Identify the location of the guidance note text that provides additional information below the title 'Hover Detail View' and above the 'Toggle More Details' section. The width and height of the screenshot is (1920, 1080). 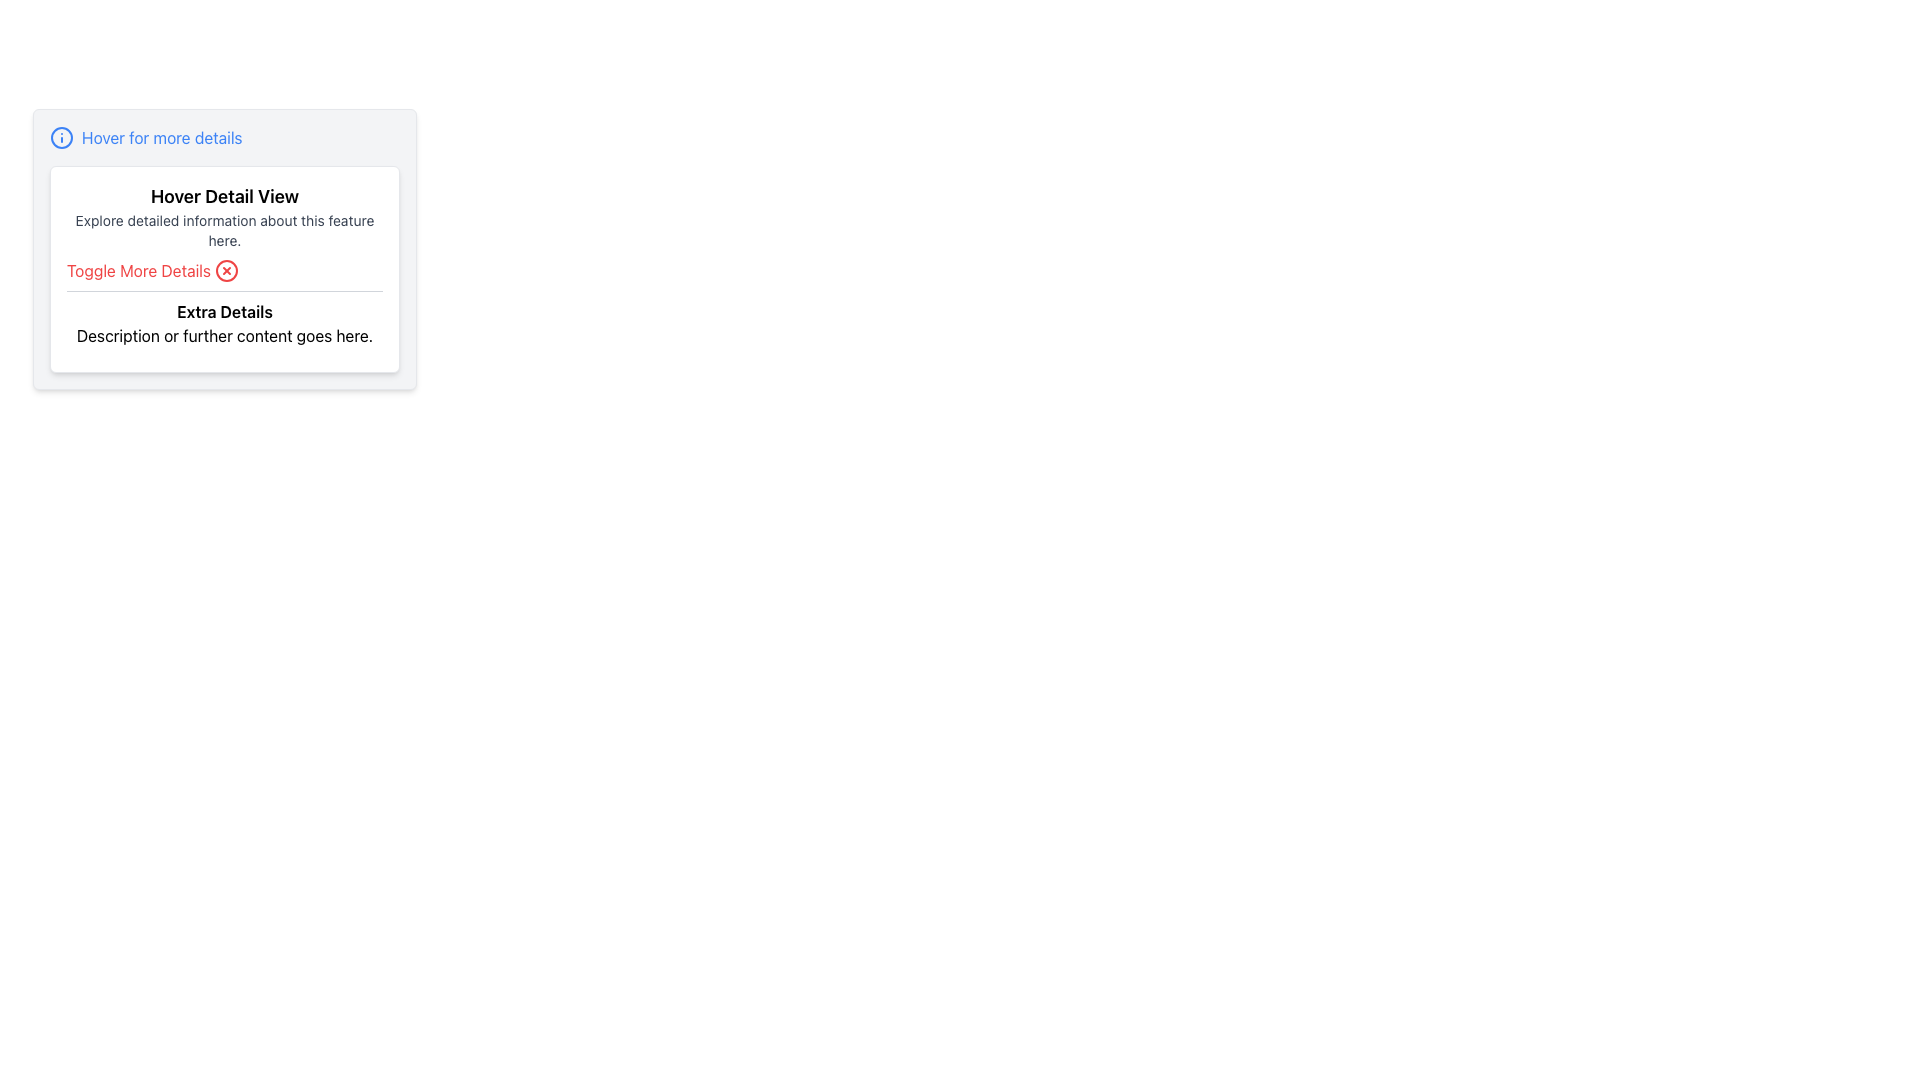
(225, 230).